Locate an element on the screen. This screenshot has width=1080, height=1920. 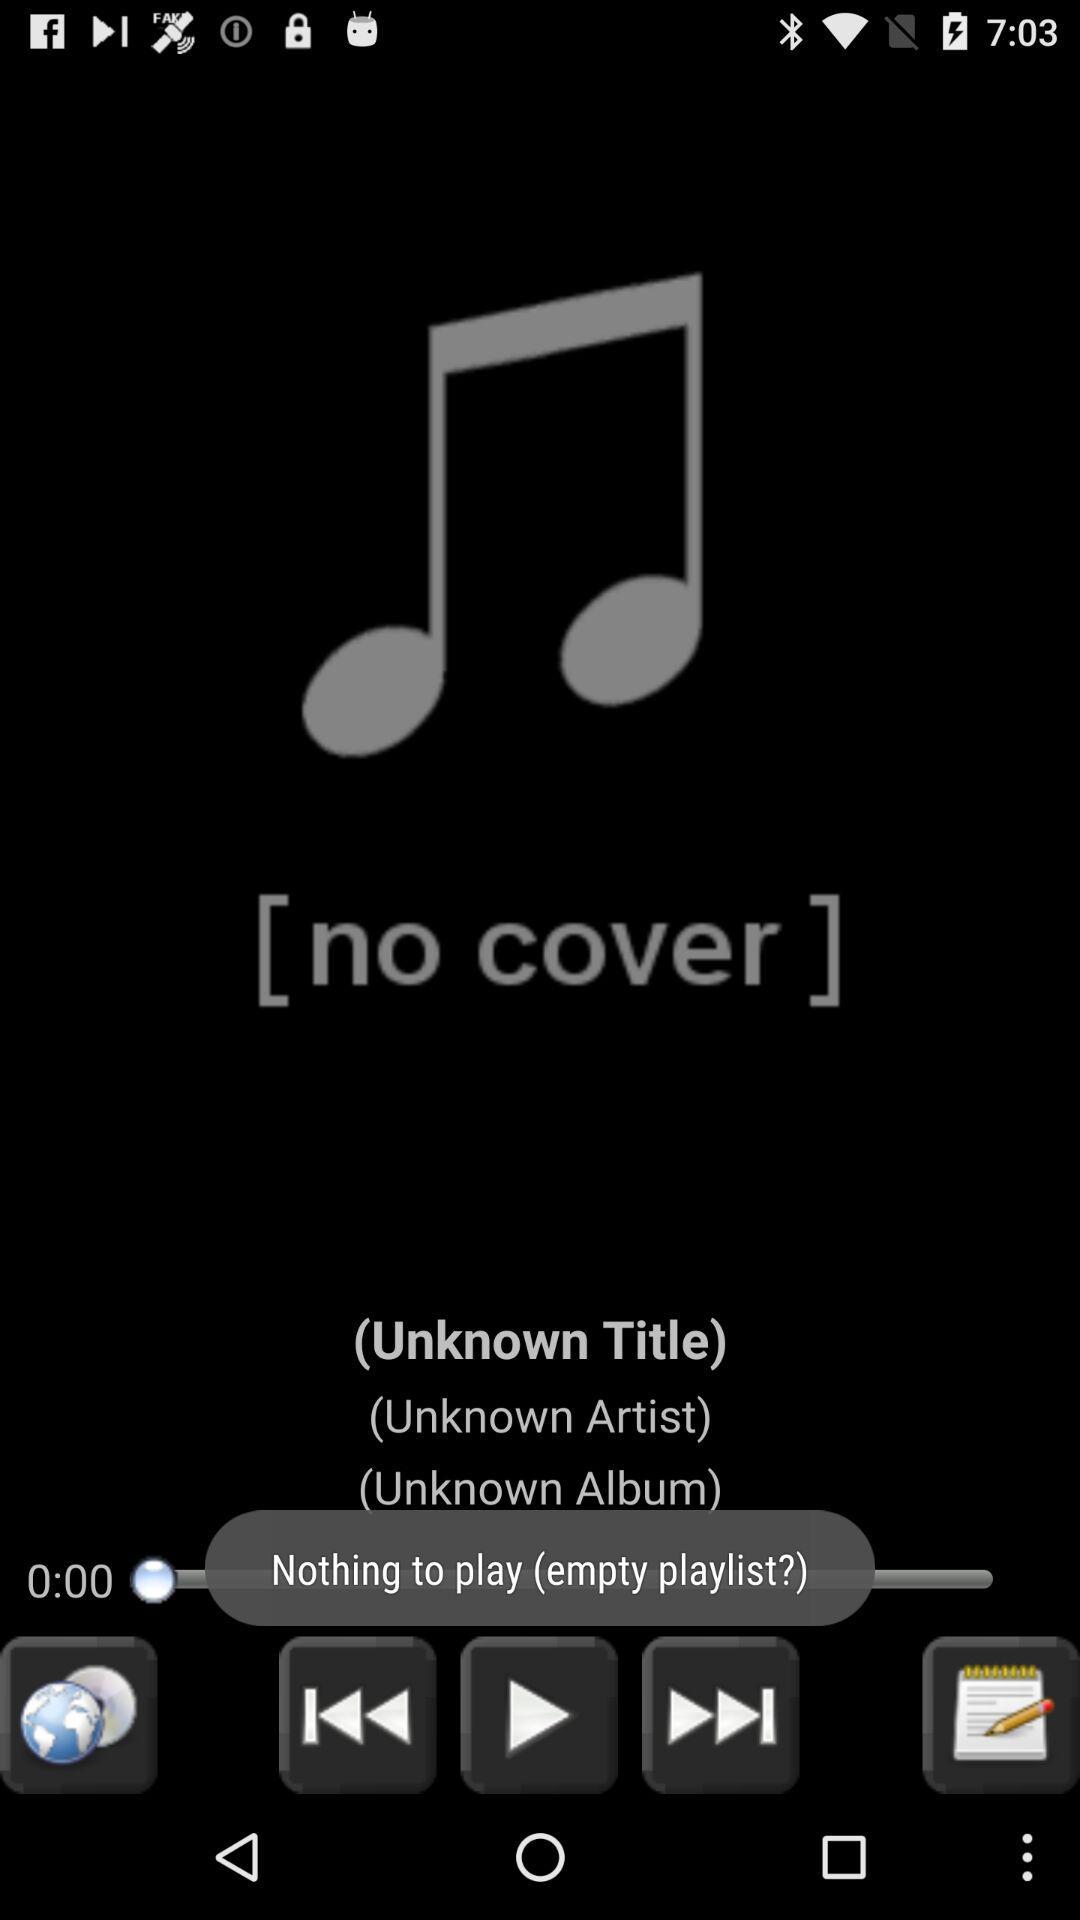
the edit icon is located at coordinates (1001, 1835).